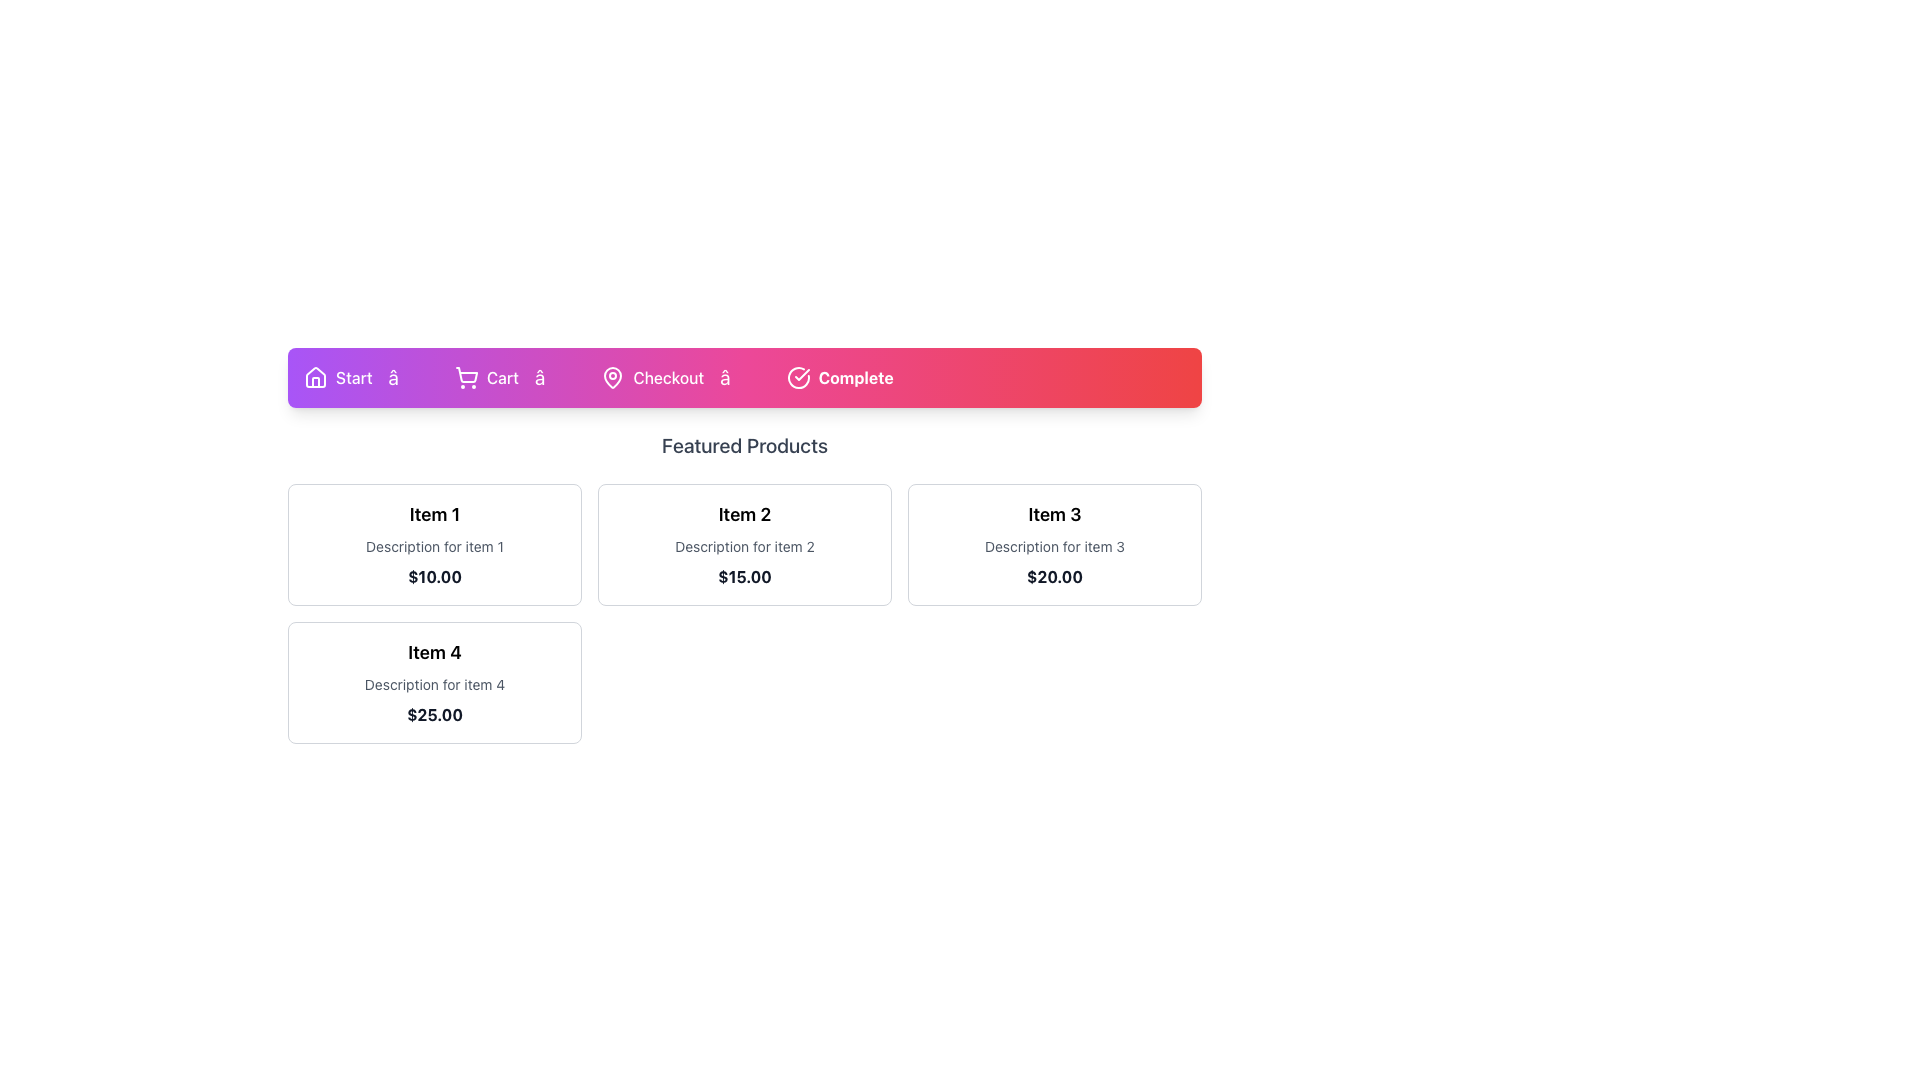  Describe the element at coordinates (612, 378) in the screenshot. I see `the vector graphic element representing the map-pin icon, which is centrally located within the 'Complete' button in the upper navigation bar` at that location.